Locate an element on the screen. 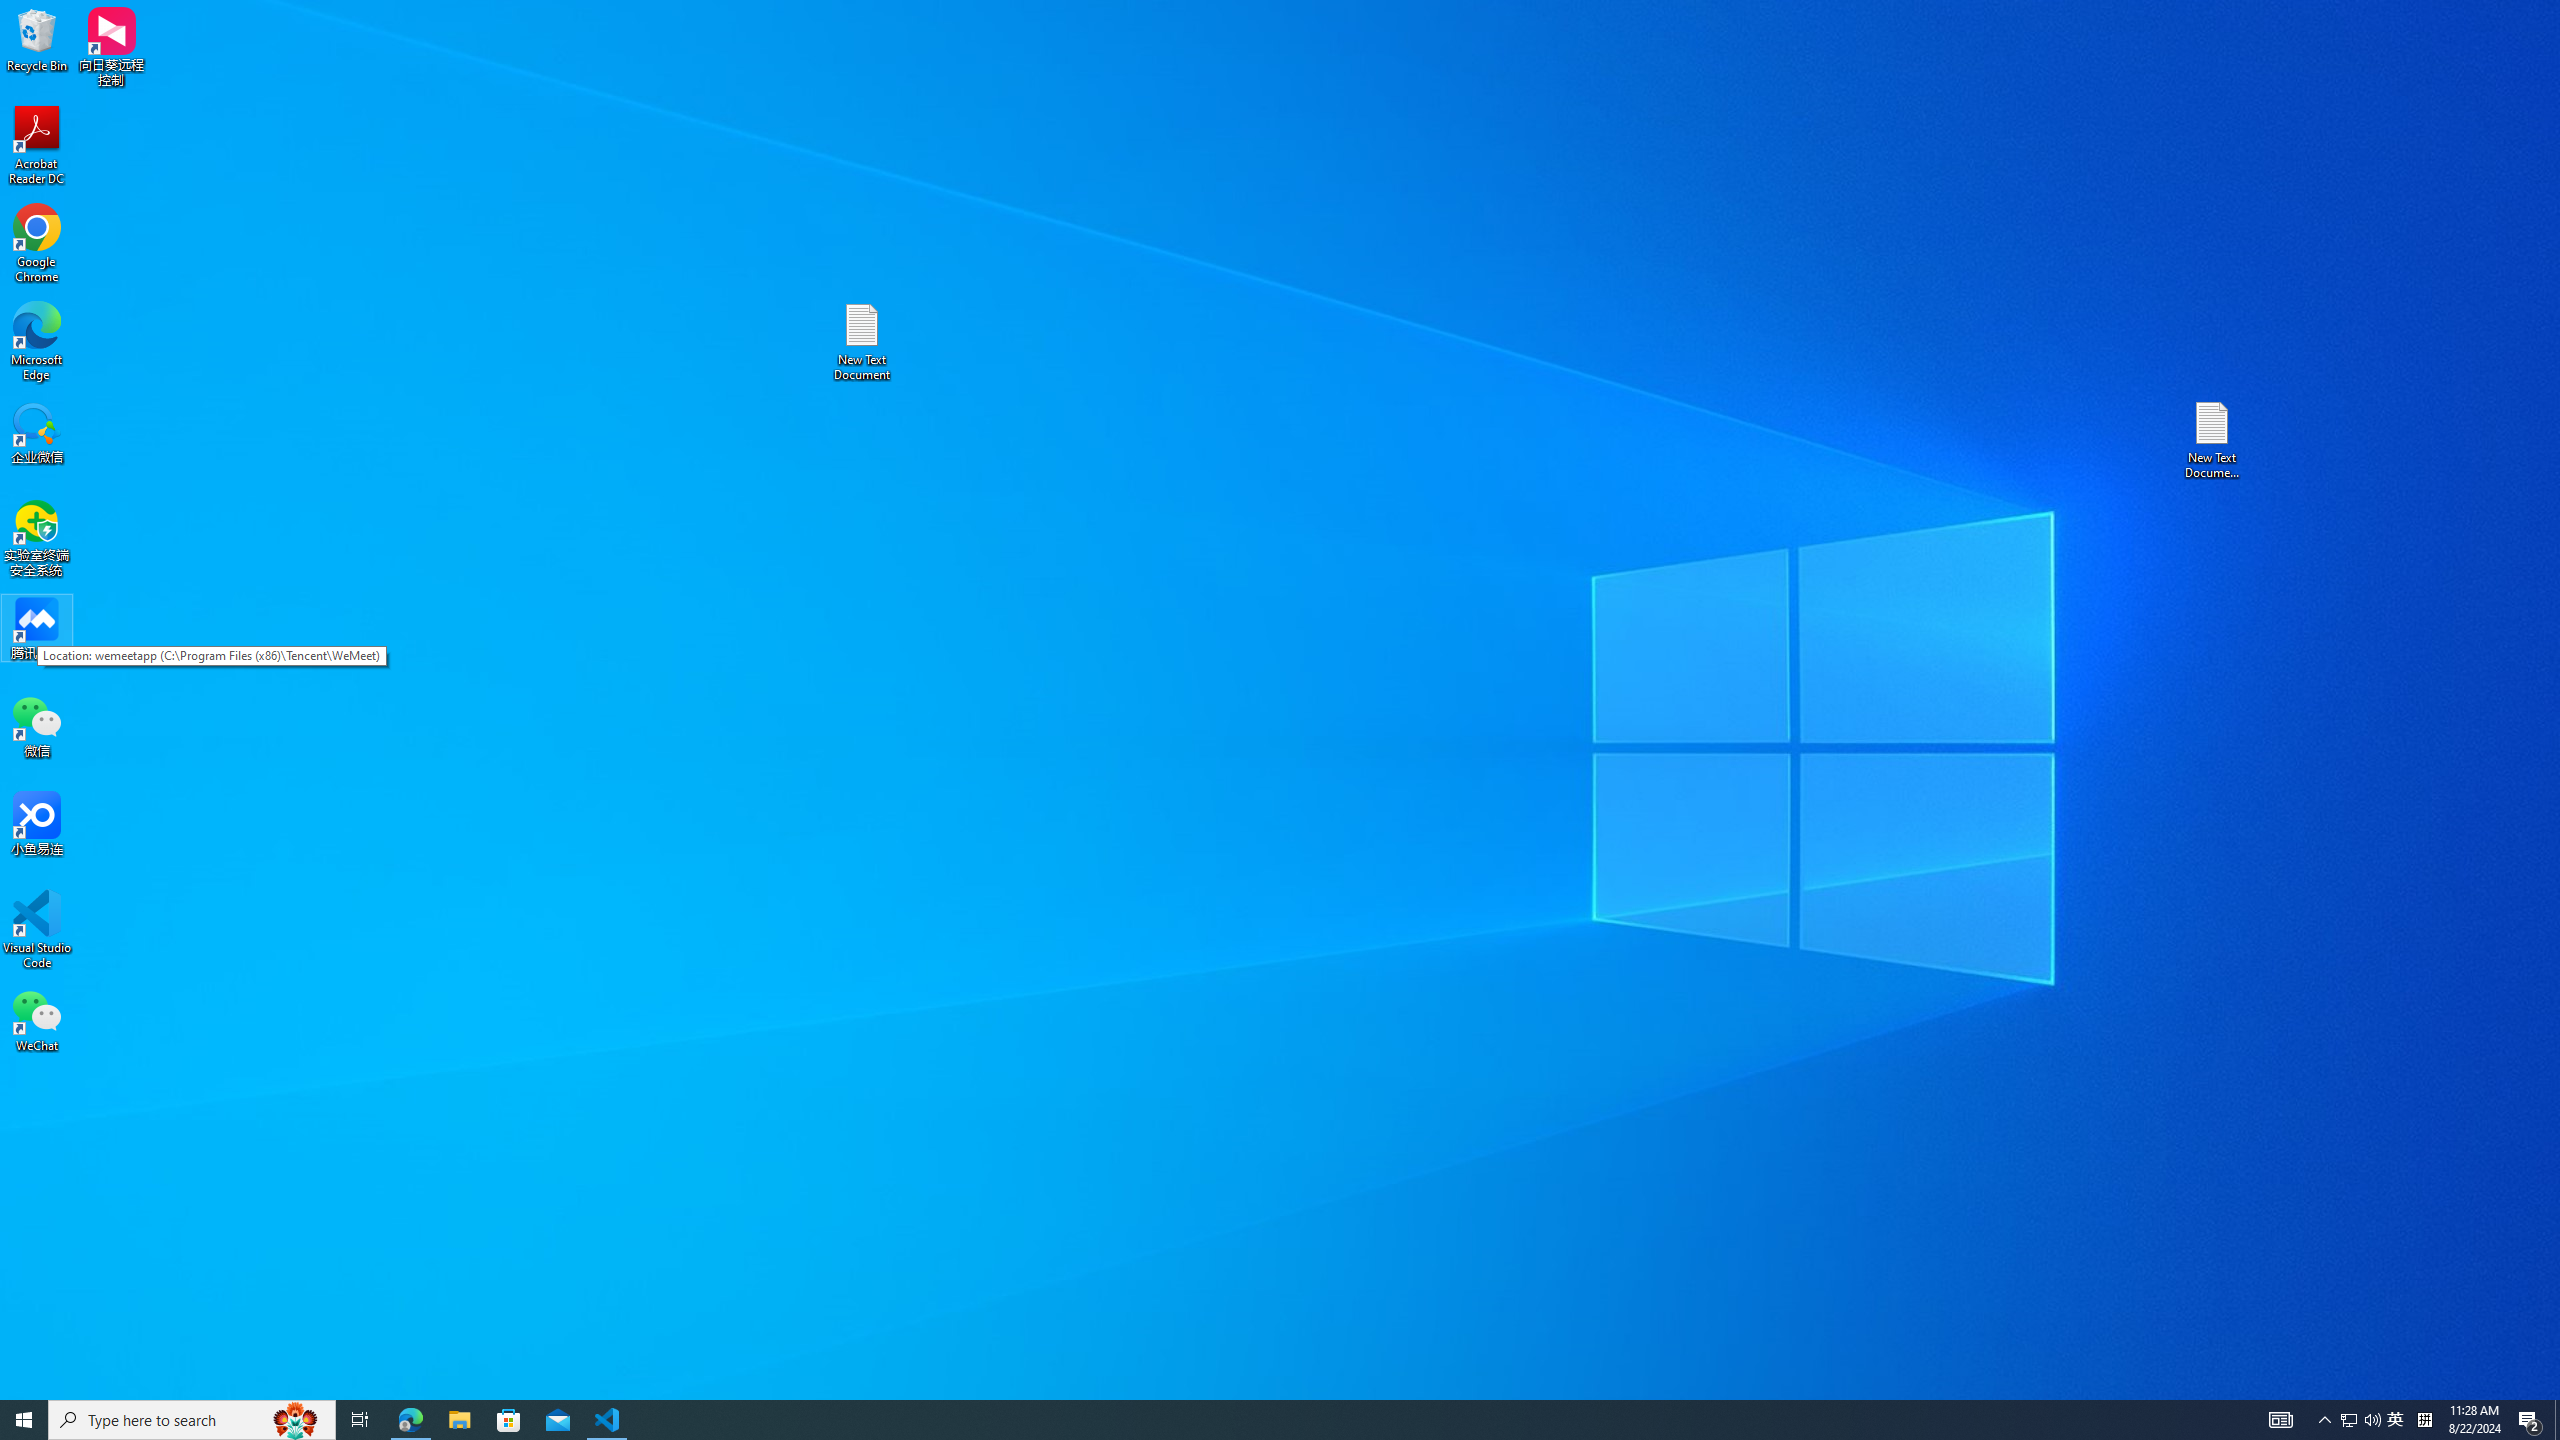  'Search highlights icon opens search home window' is located at coordinates (294, 1418).